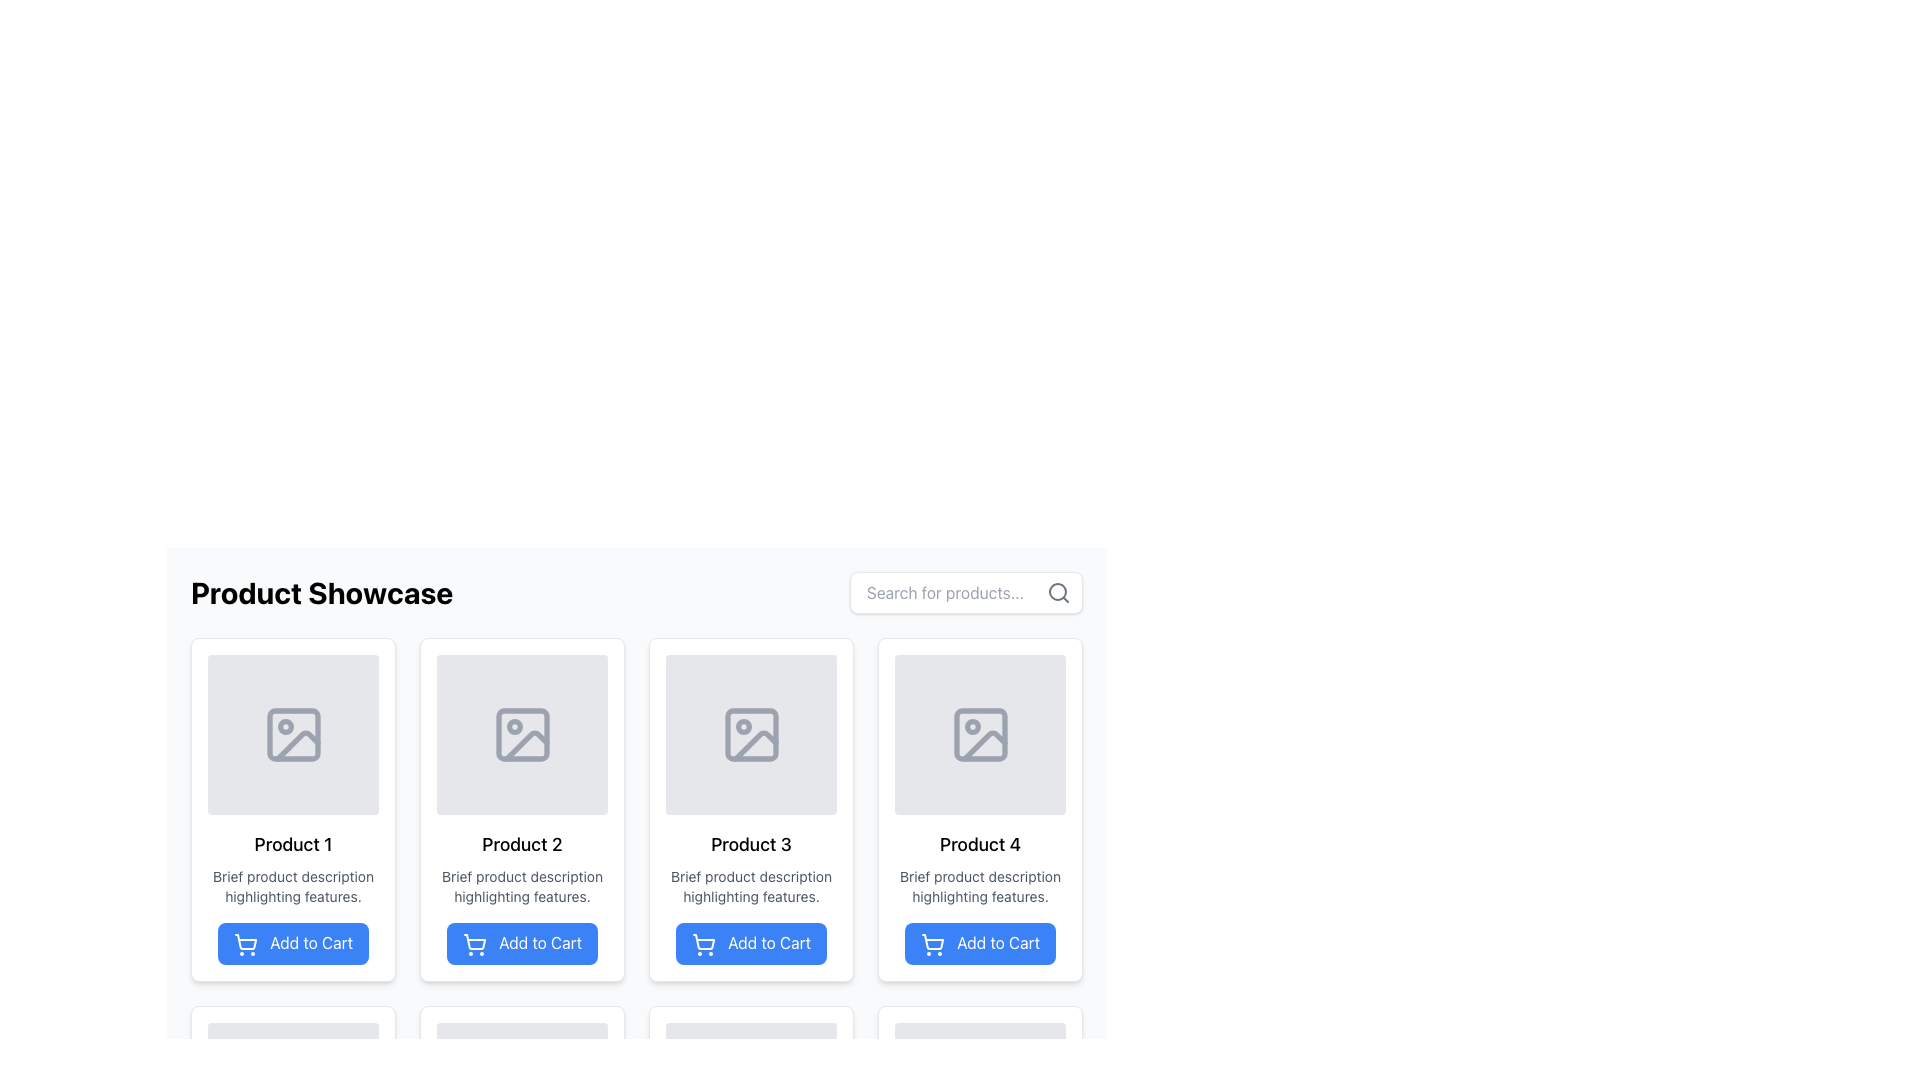  I want to click on the 'Add to Cart' icon located to the left of the text on the blue button associated with 'Product 4', so click(931, 944).